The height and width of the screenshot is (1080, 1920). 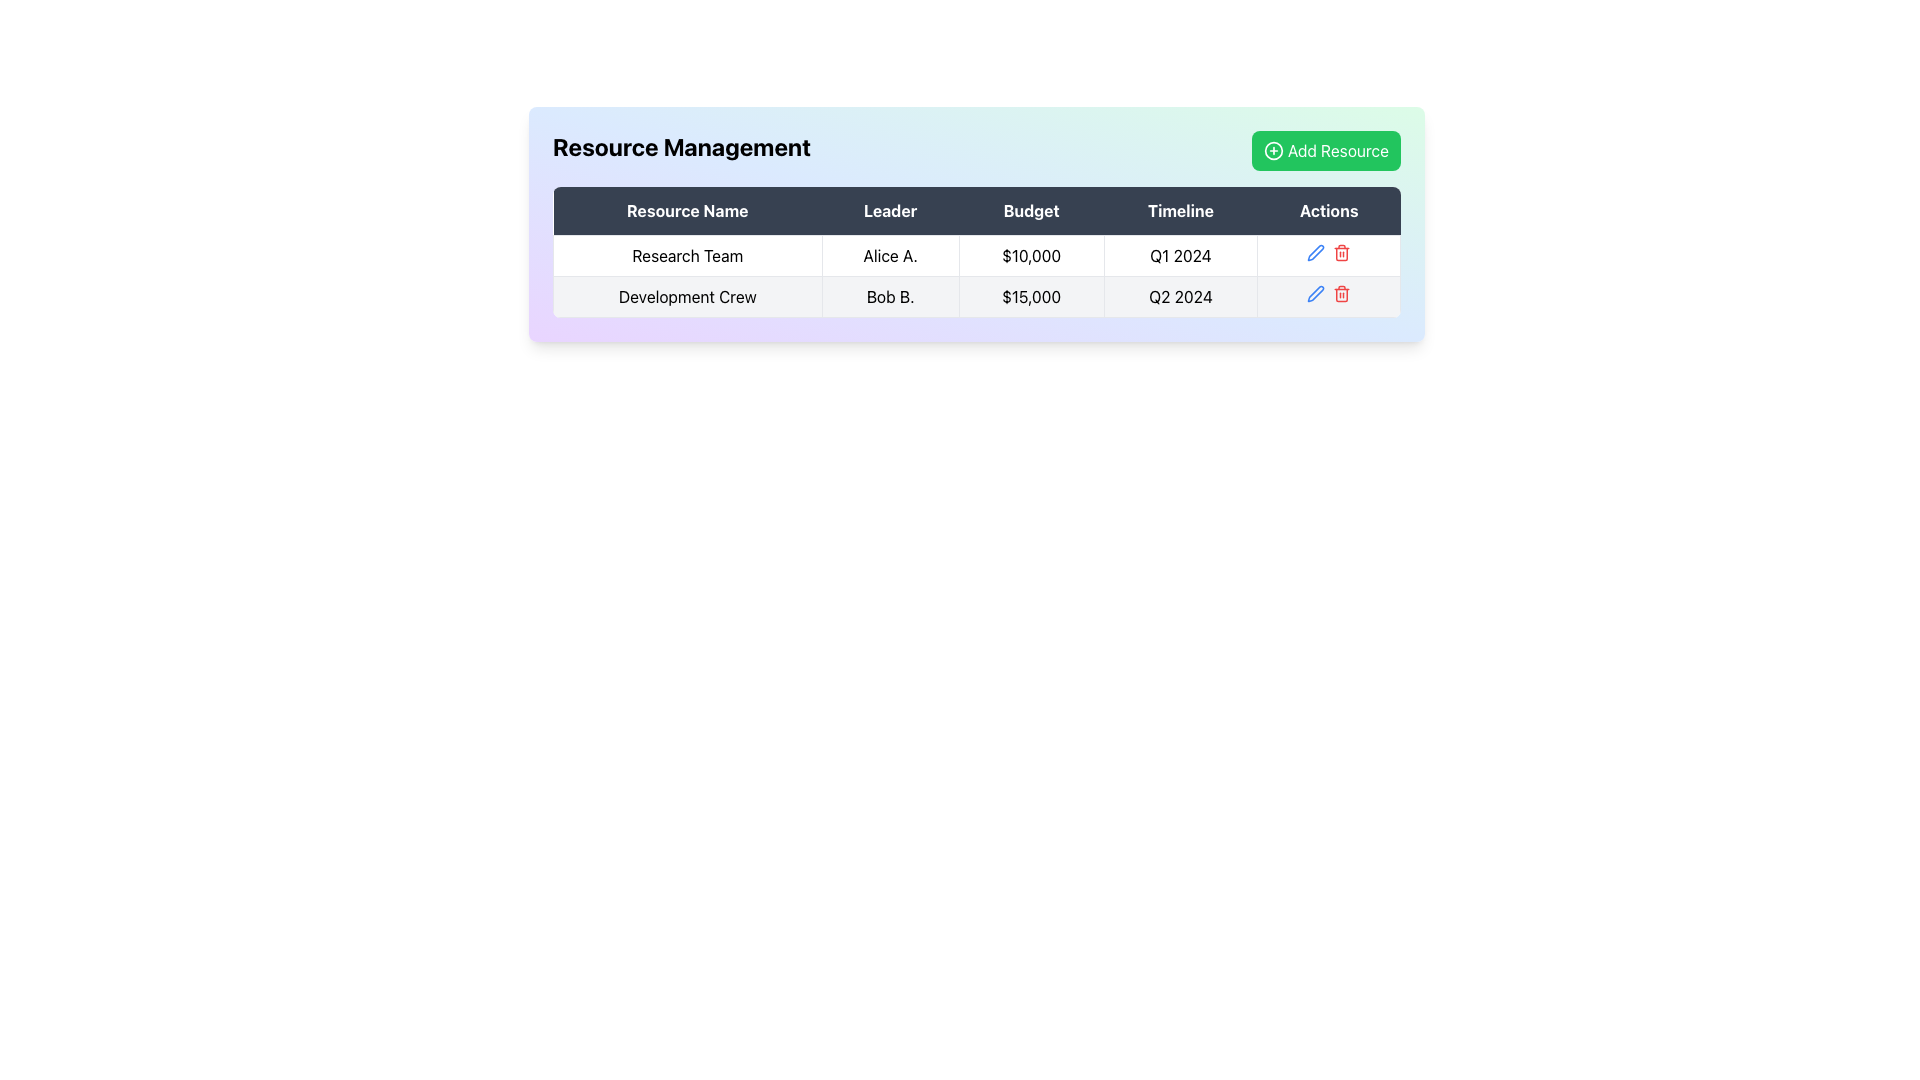 I want to click on the 'Edit' button in the 'Actions' column of the 'Development Crew' row, so click(x=1316, y=252).